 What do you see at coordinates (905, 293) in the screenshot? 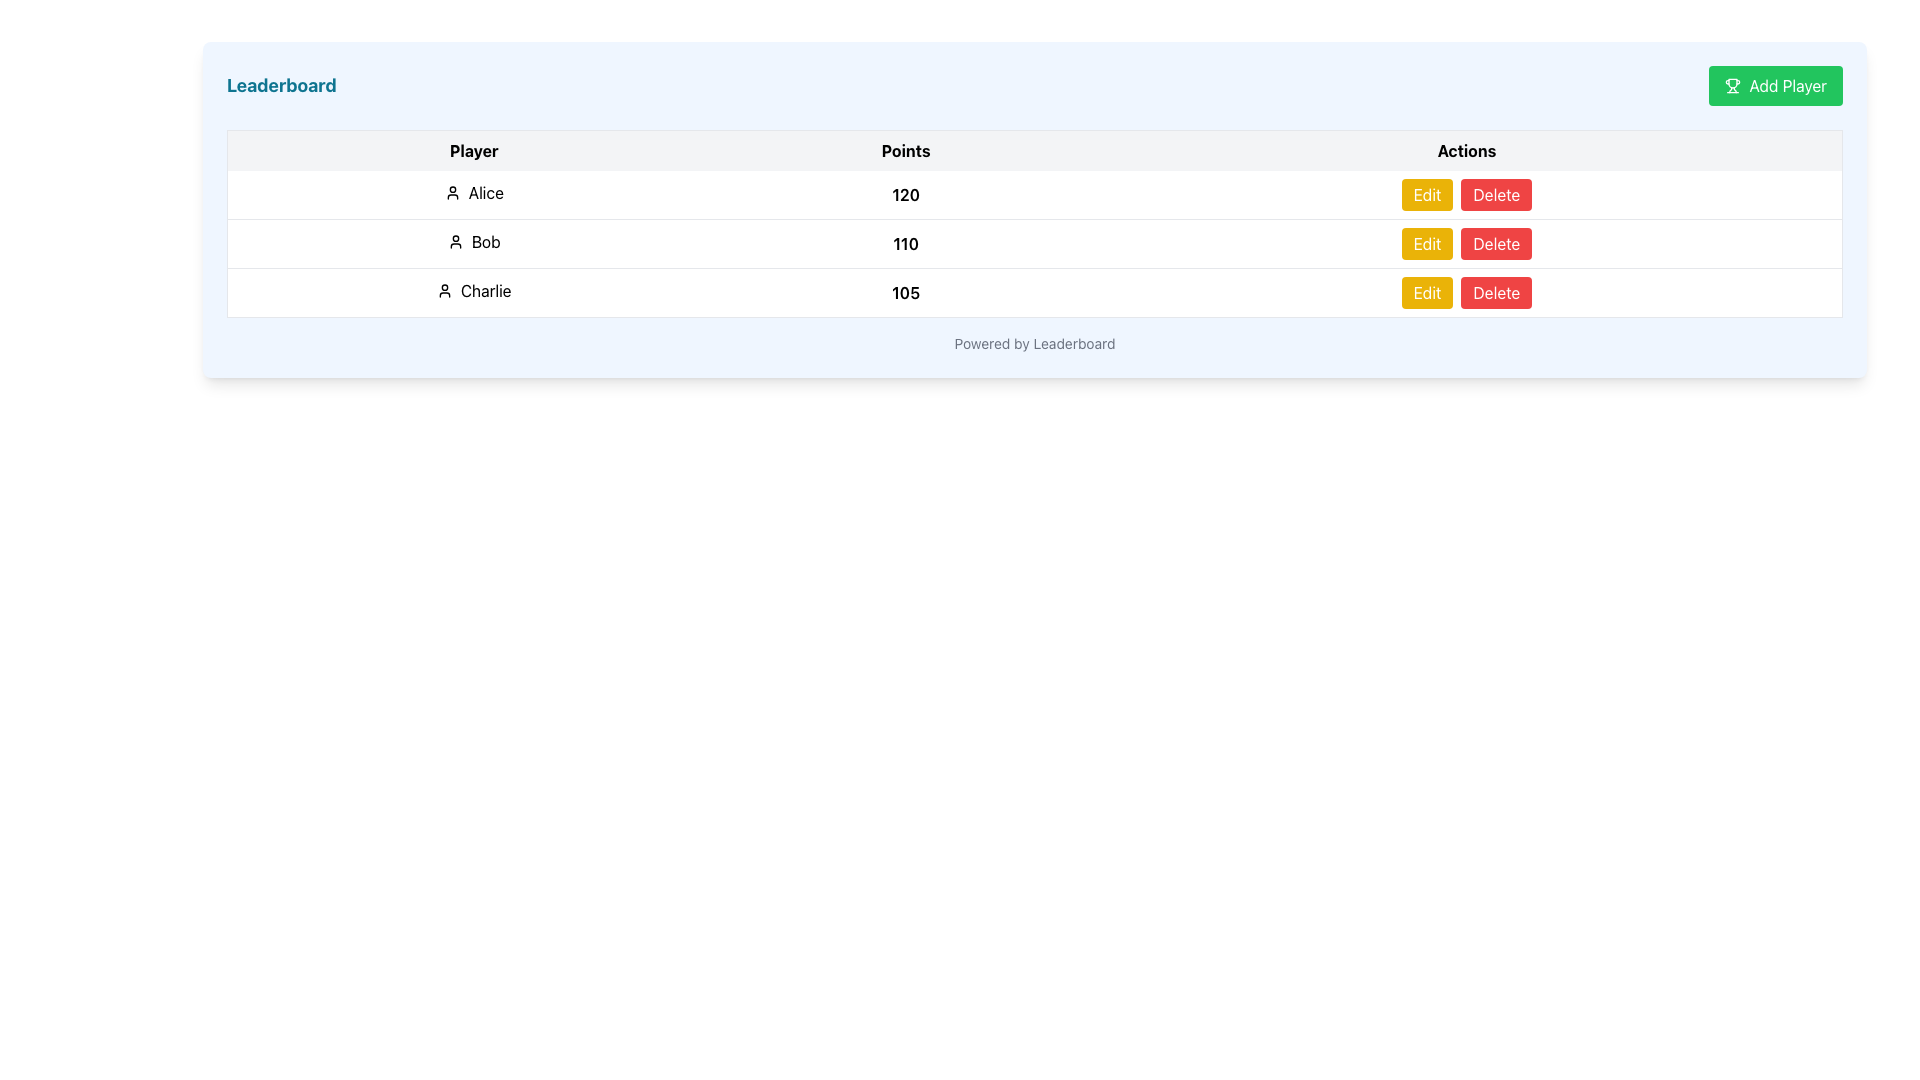
I see `the Points text label for player 'Charlie' in the leaderboard, located in the third row of the table` at bounding box center [905, 293].